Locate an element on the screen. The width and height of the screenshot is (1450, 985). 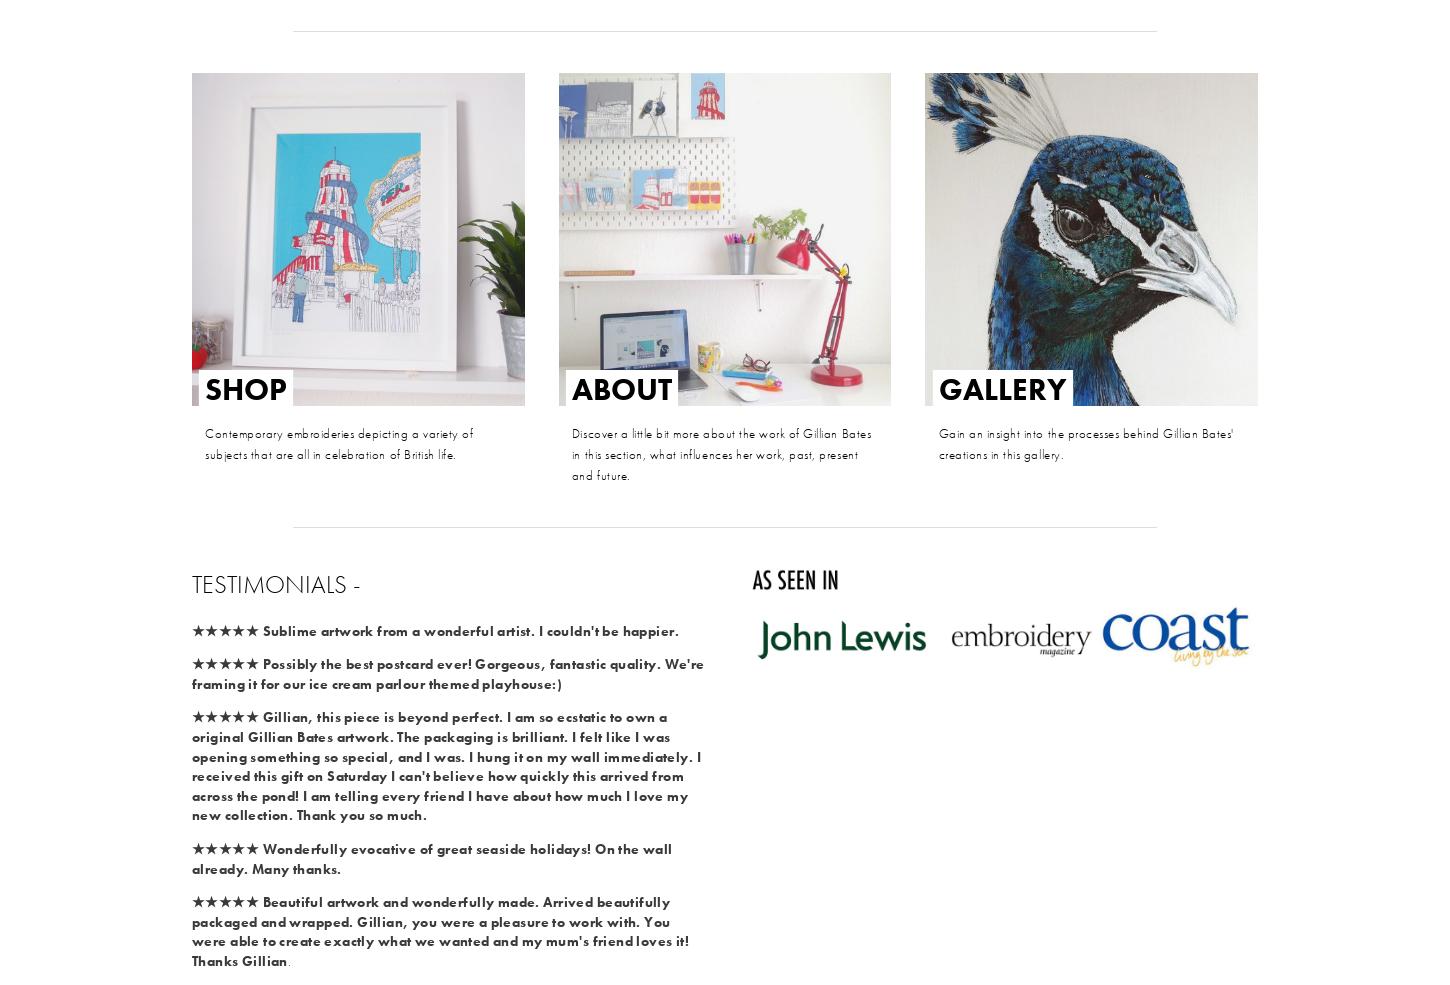
'.' is located at coordinates (288, 959).